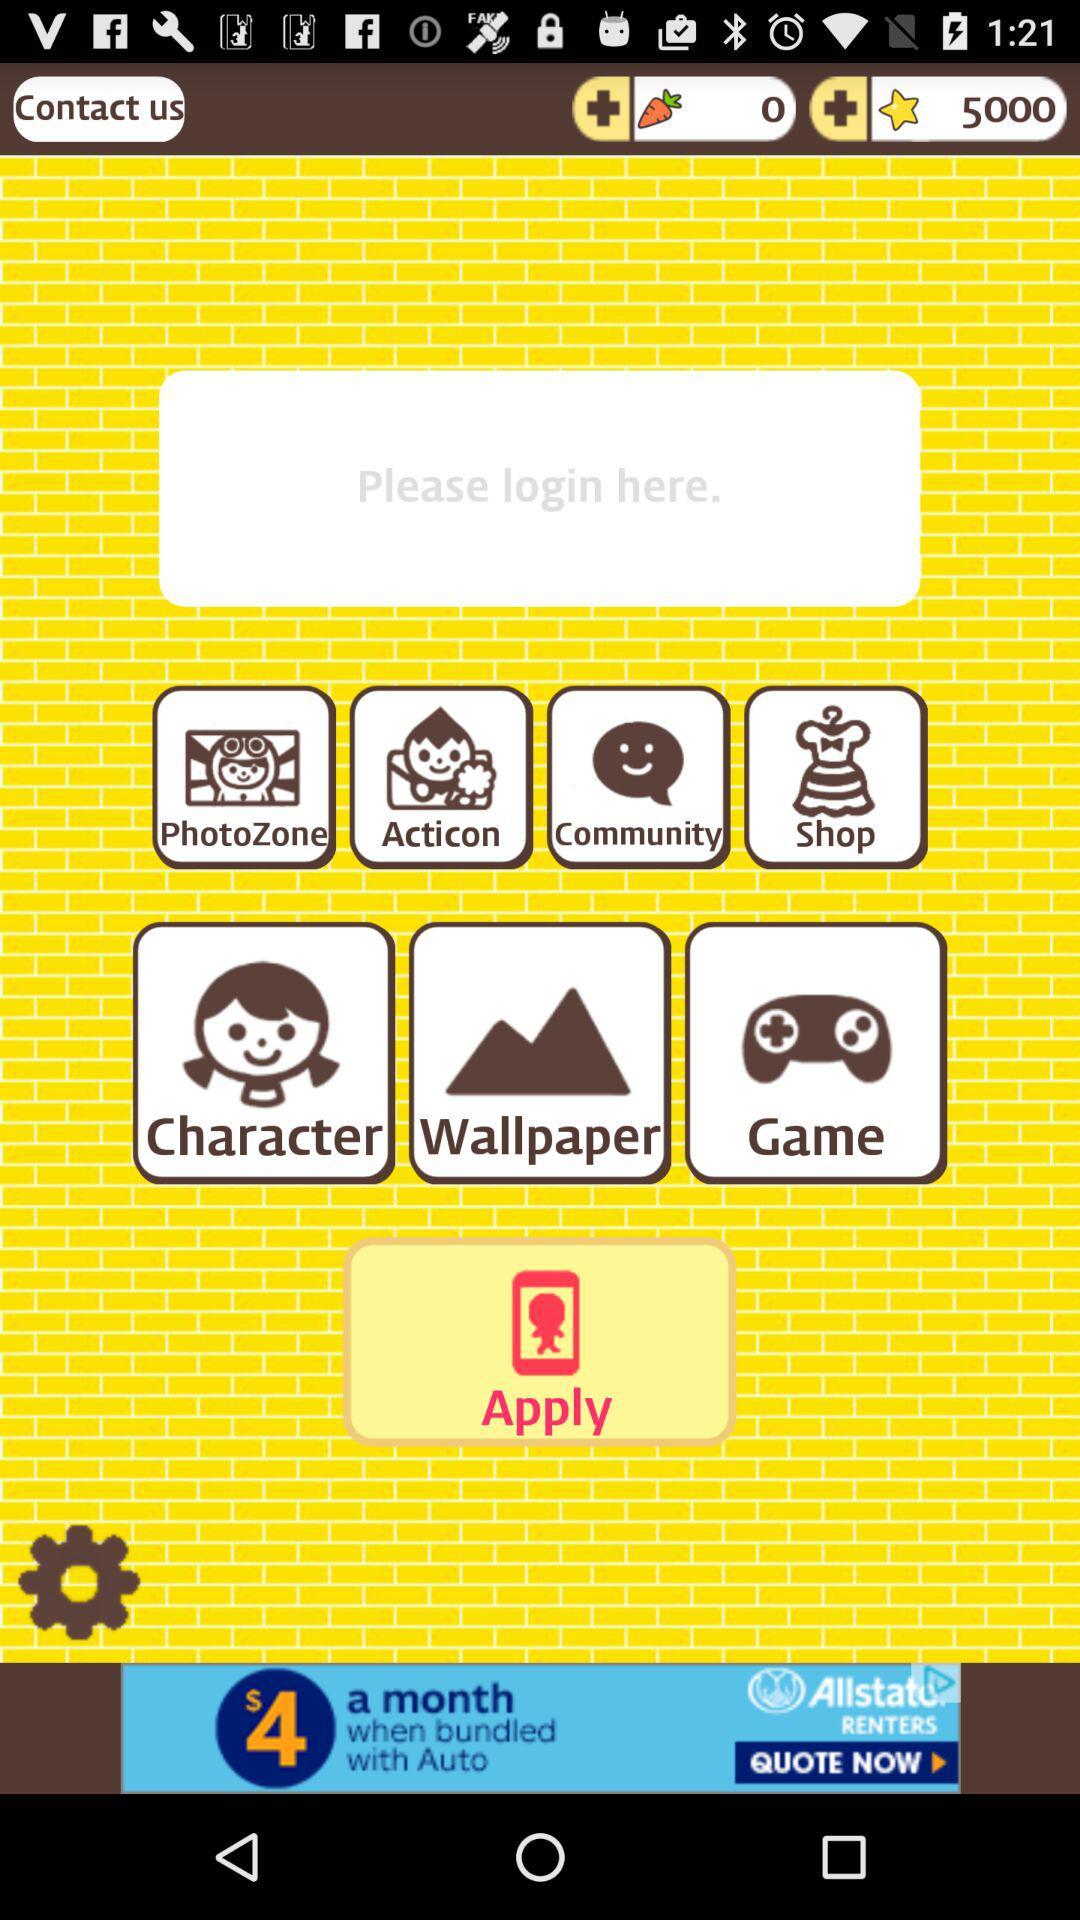 Image resolution: width=1080 pixels, height=1920 pixels. What do you see at coordinates (261, 1050) in the screenshot?
I see `character` at bounding box center [261, 1050].